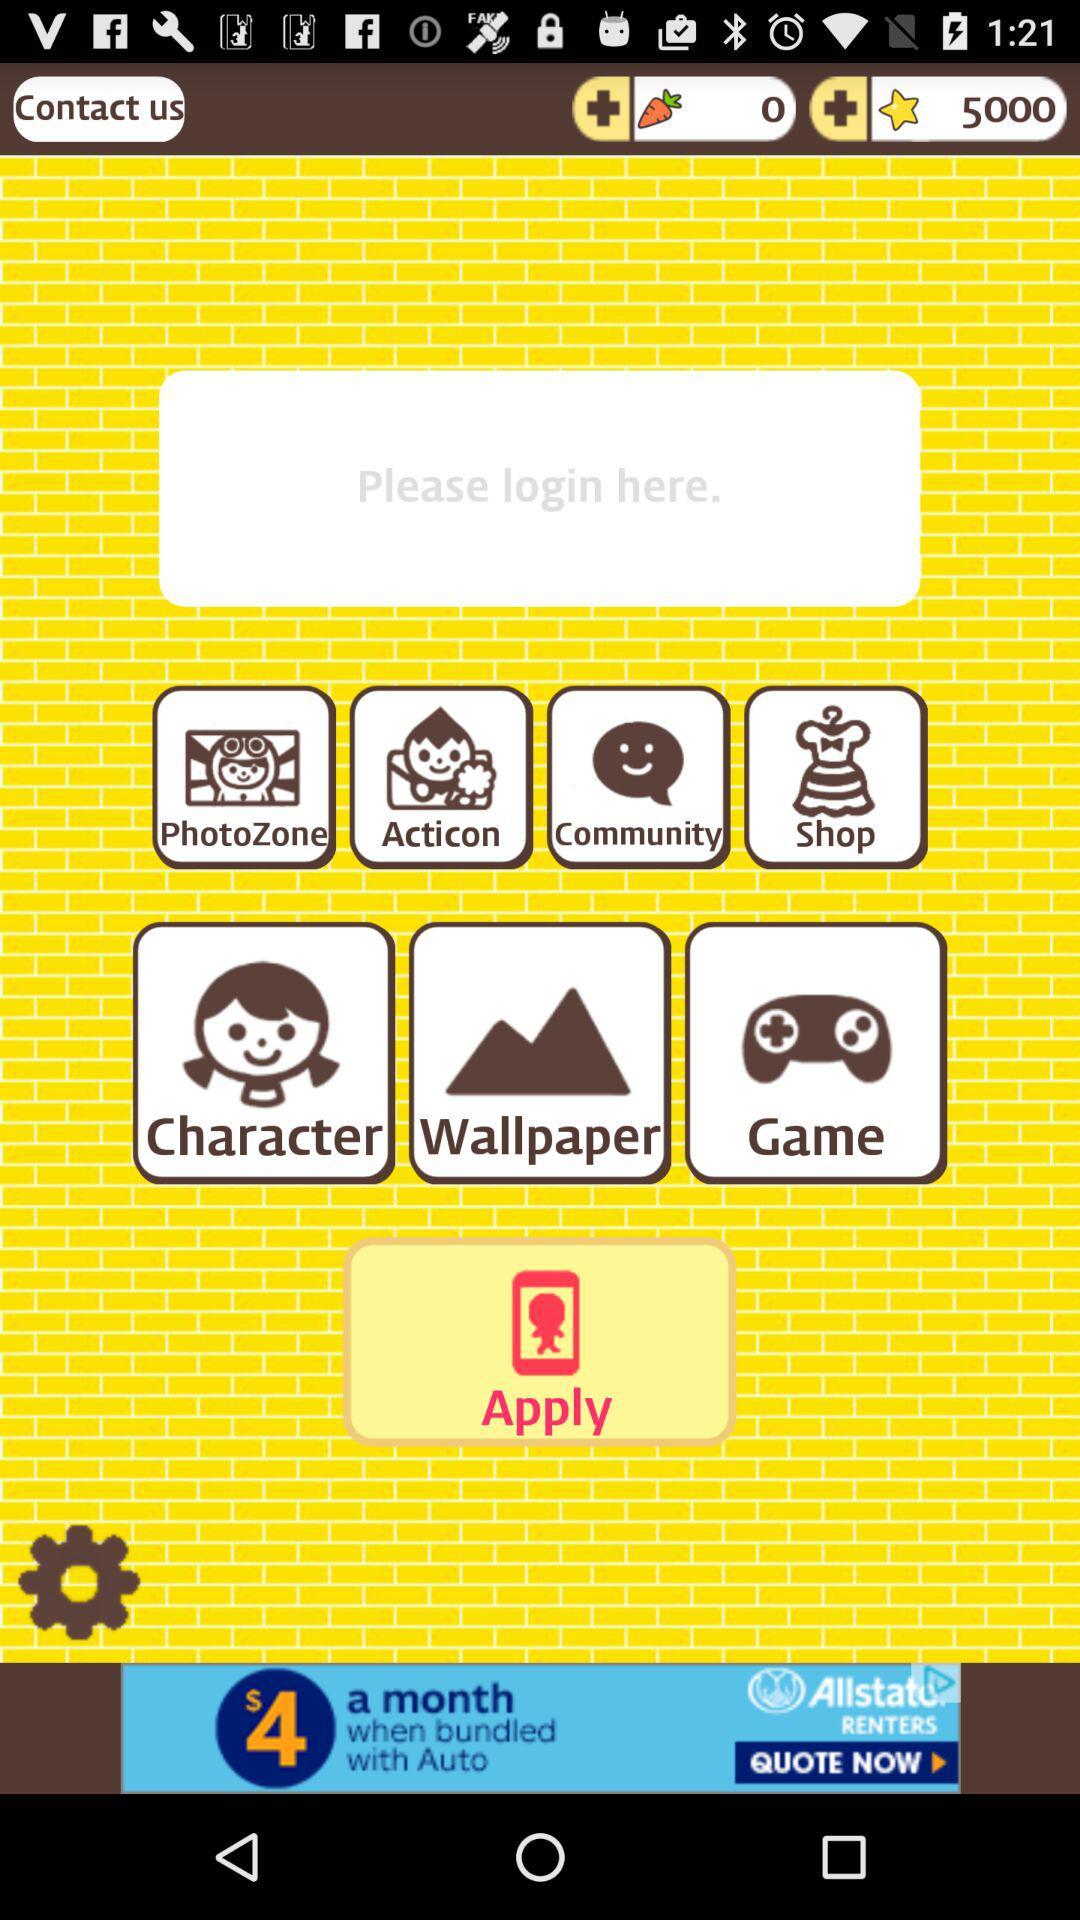 Image resolution: width=1080 pixels, height=1920 pixels. What do you see at coordinates (261, 1050) in the screenshot?
I see `character` at bounding box center [261, 1050].